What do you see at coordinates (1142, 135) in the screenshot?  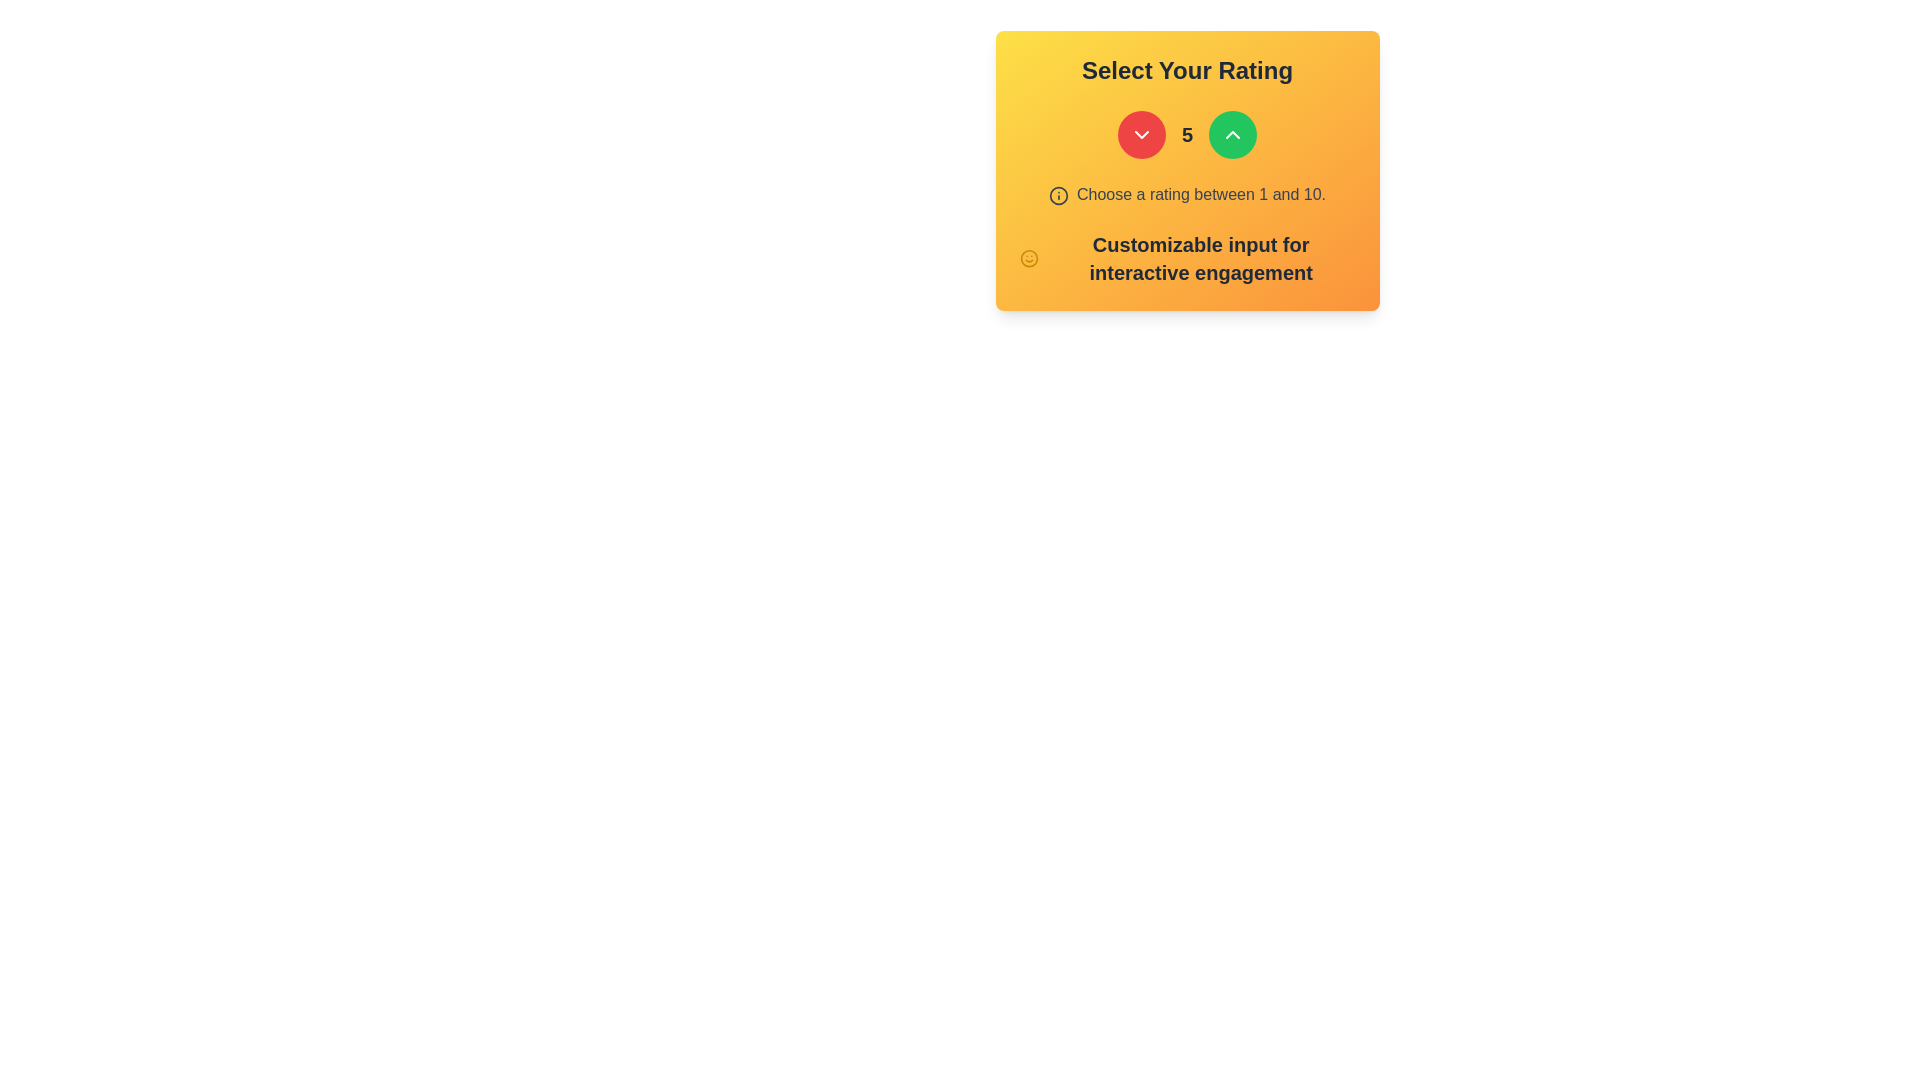 I see `the downward chevron icon inside the red button located on the left side of the rating number '5'` at bounding box center [1142, 135].